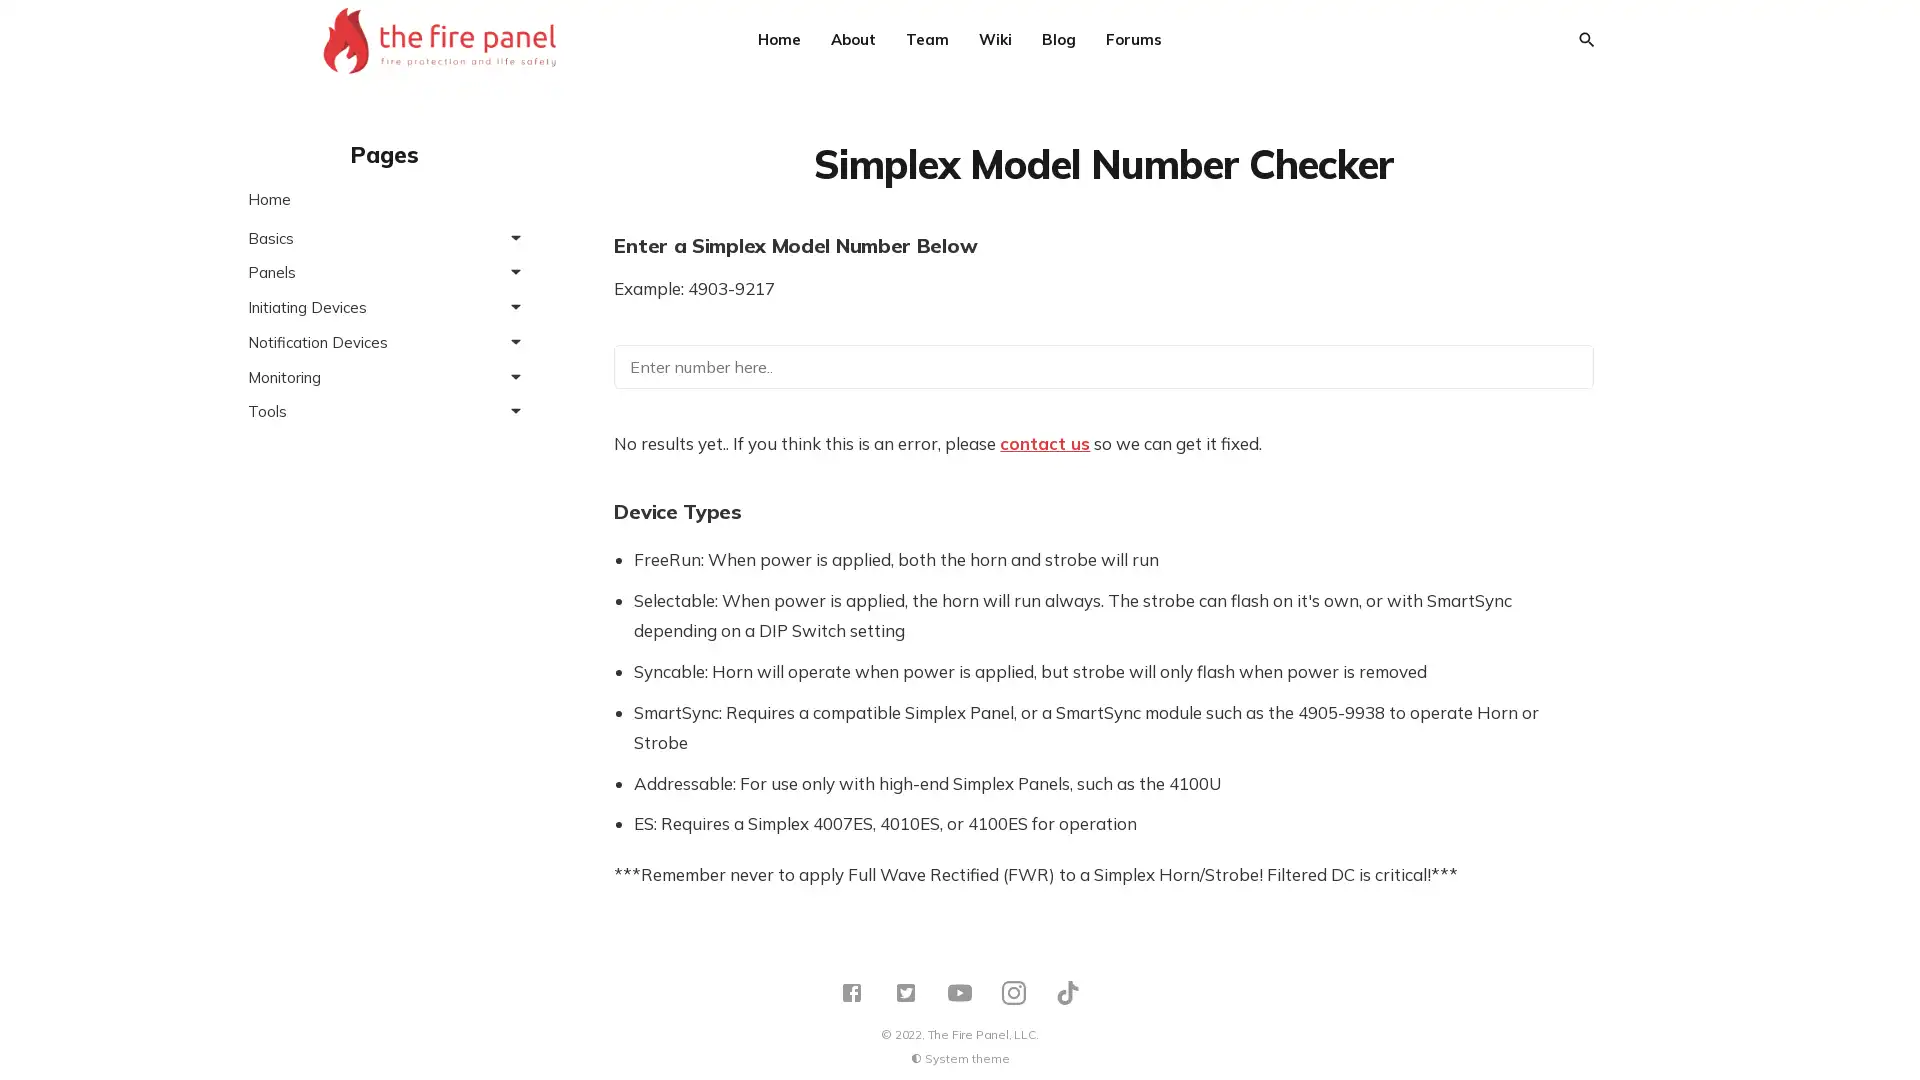 The width and height of the screenshot is (1920, 1080). What do you see at coordinates (384, 307) in the screenshot?
I see `Initiating Devices` at bounding box center [384, 307].